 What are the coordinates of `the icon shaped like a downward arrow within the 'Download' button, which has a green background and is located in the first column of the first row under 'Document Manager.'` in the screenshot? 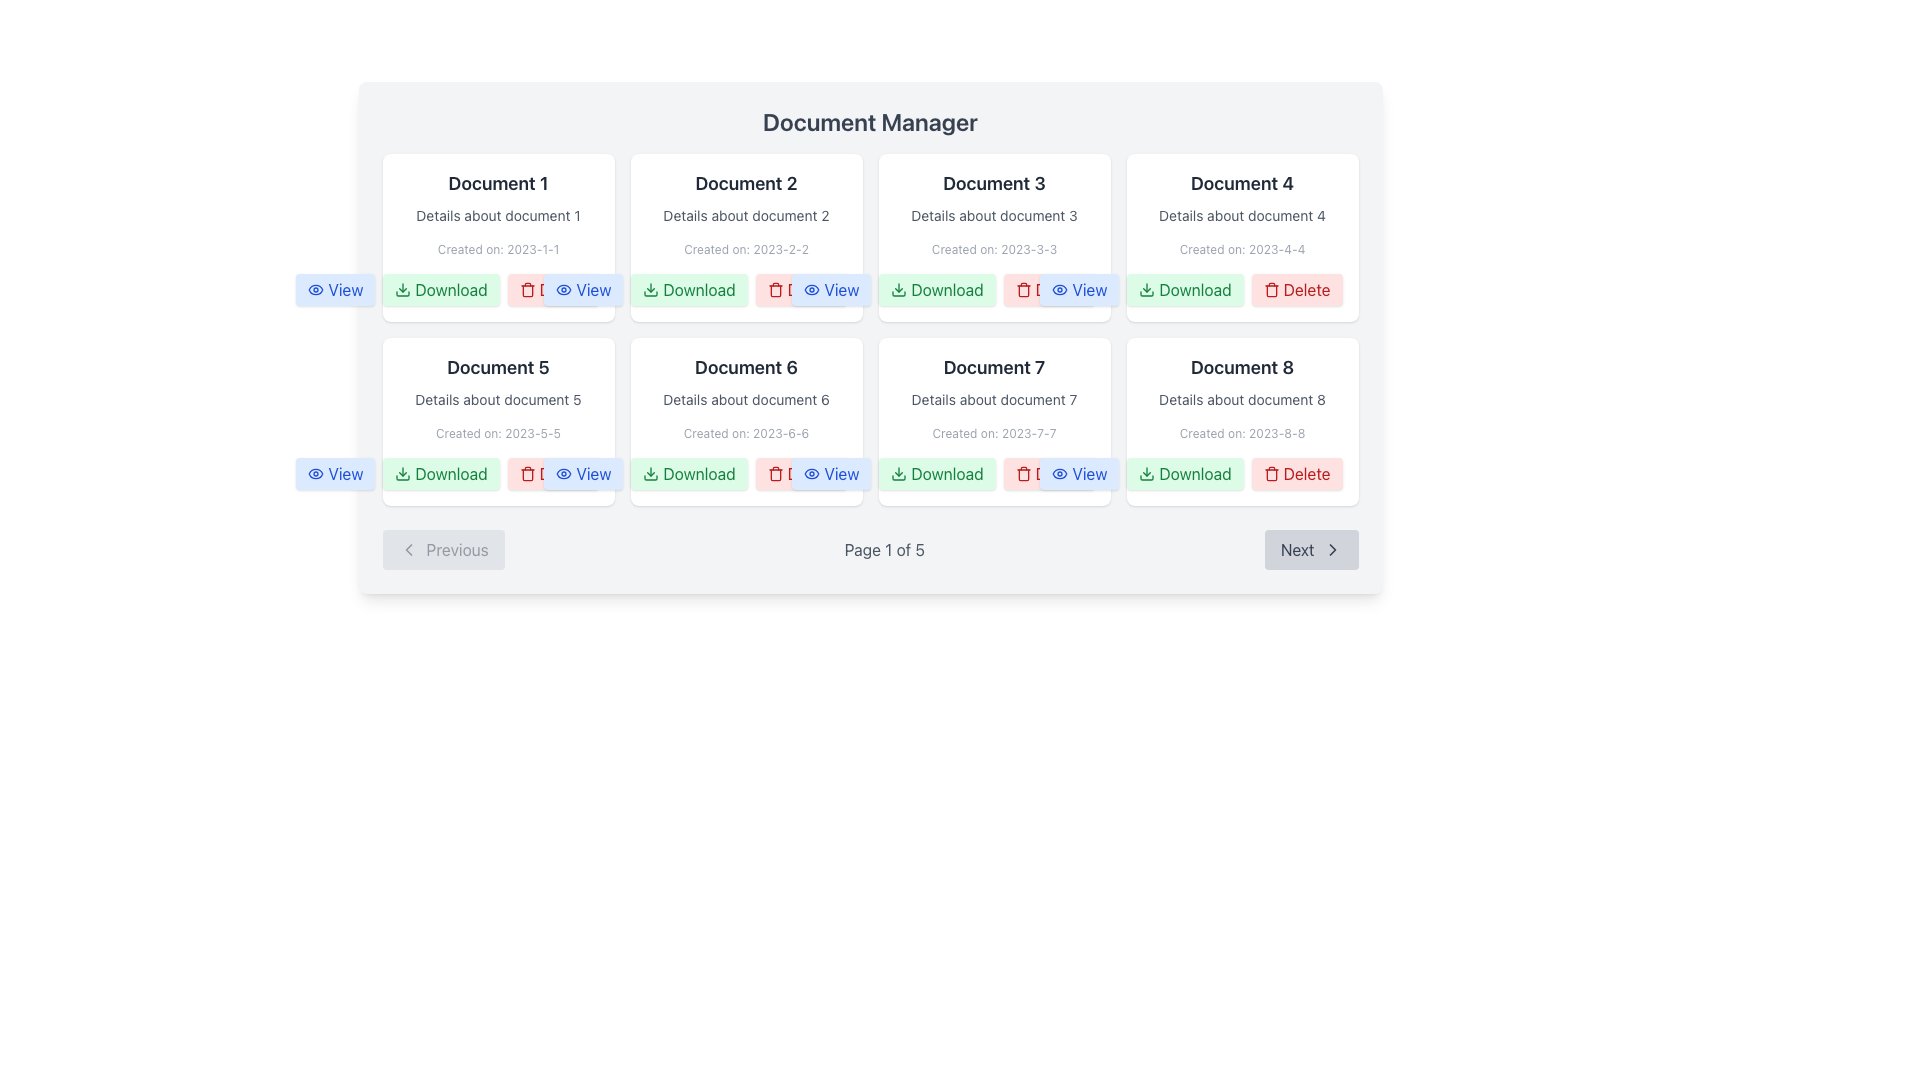 It's located at (402, 289).